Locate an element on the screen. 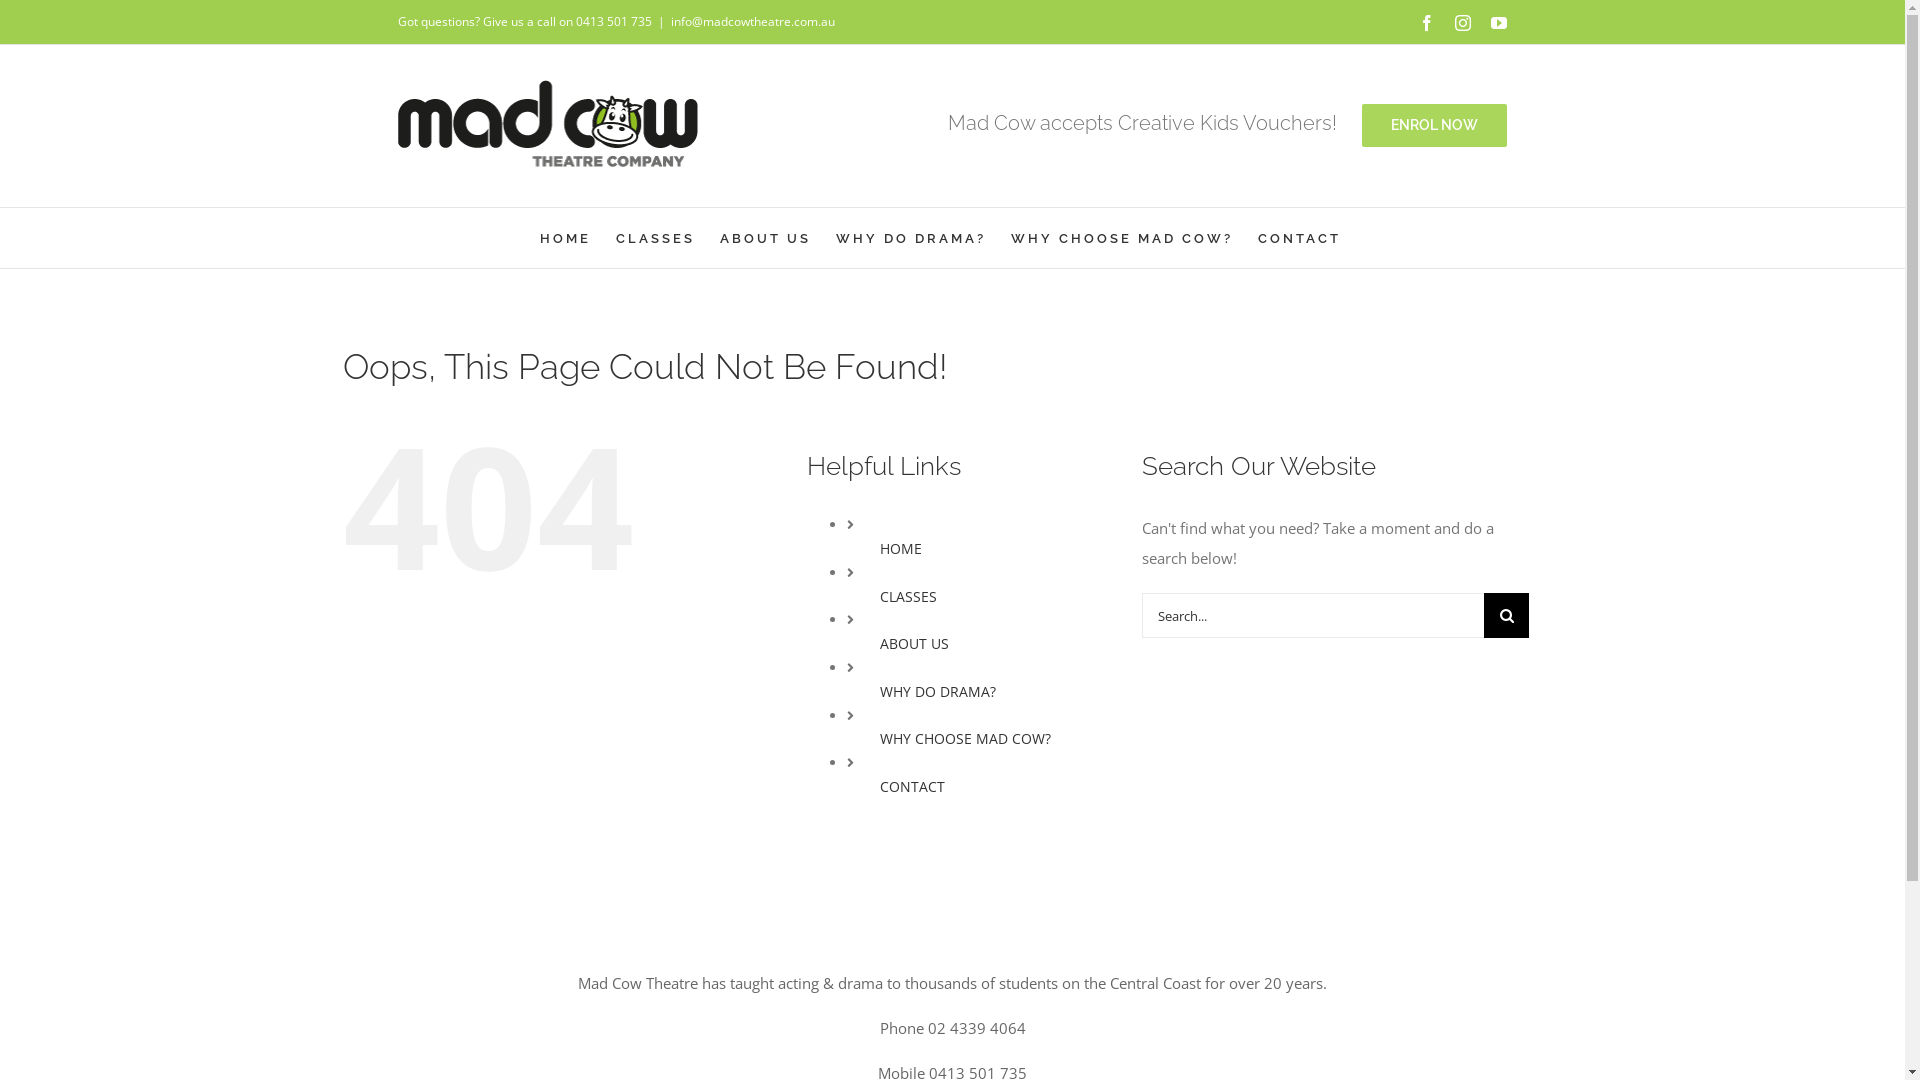 This screenshot has width=1920, height=1080. 'CLASSES' is located at coordinates (907, 595).